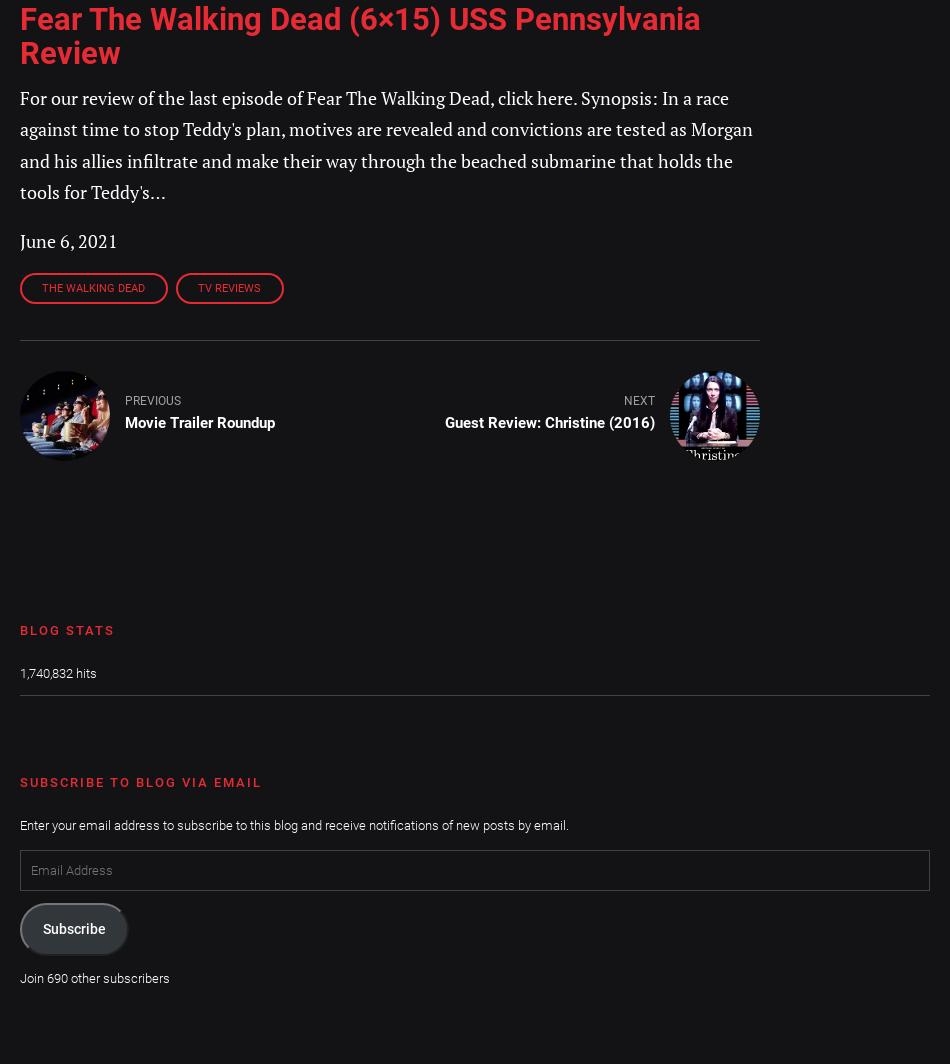  I want to click on 'tv reviews', so click(229, 288).